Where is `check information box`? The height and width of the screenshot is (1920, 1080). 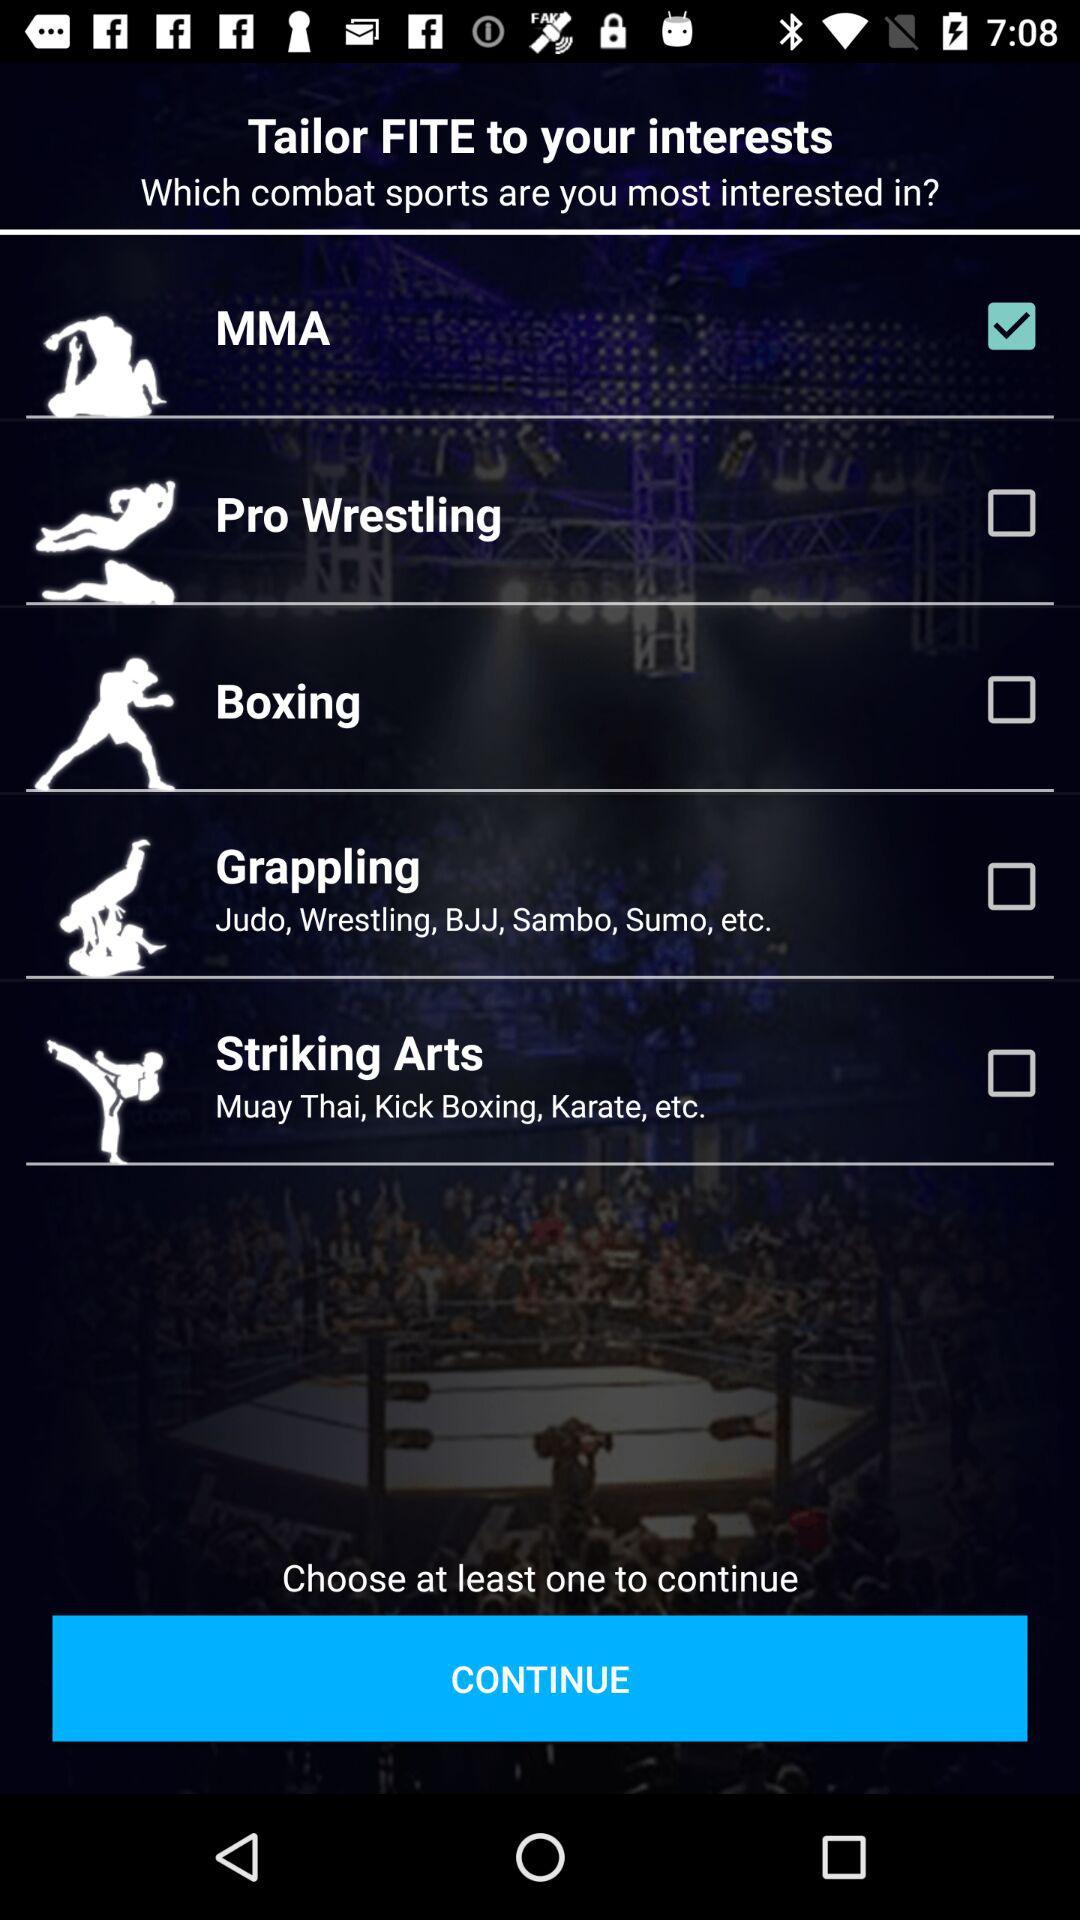
check information box is located at coordinates (1011, 326).